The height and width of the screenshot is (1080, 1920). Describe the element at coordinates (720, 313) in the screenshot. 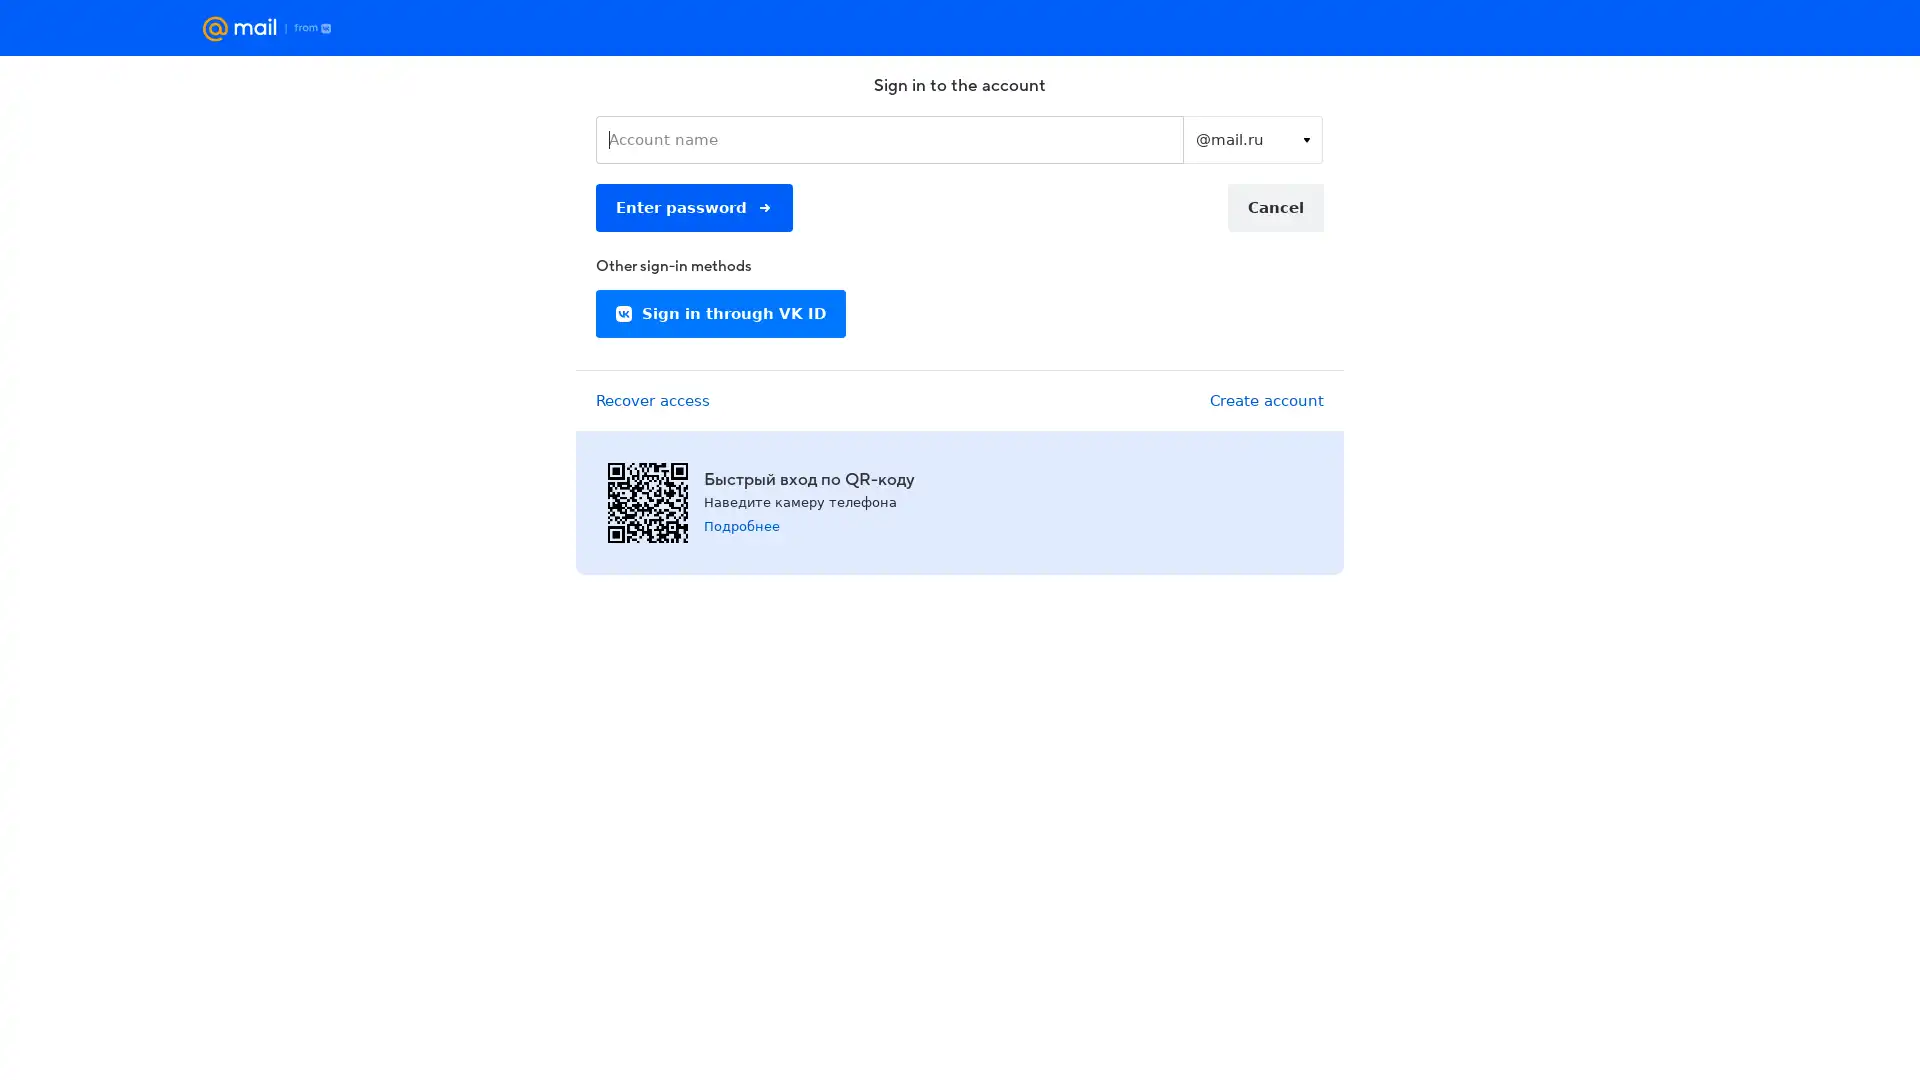

I see `Sign in through VK ID` at that location.